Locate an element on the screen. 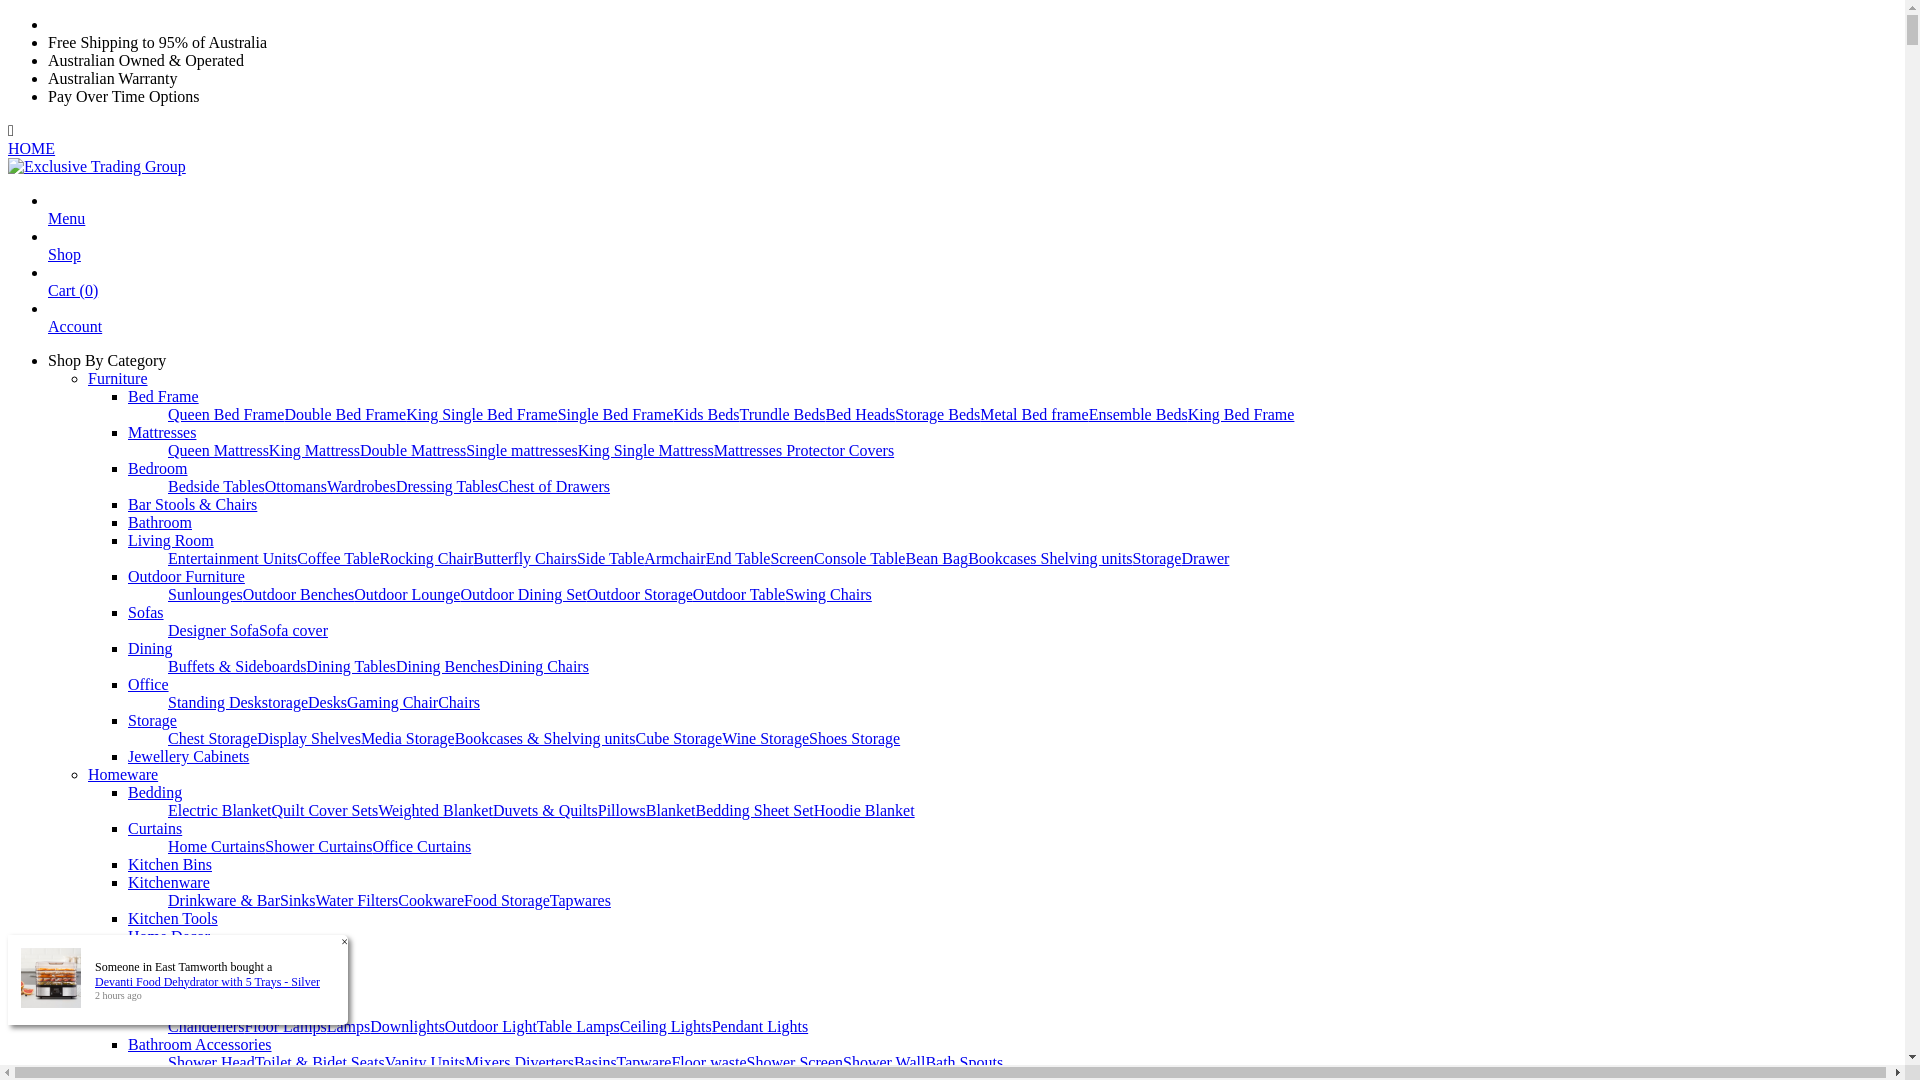  'Bar Stools & Chairs' is located at coordinates (127, 503).